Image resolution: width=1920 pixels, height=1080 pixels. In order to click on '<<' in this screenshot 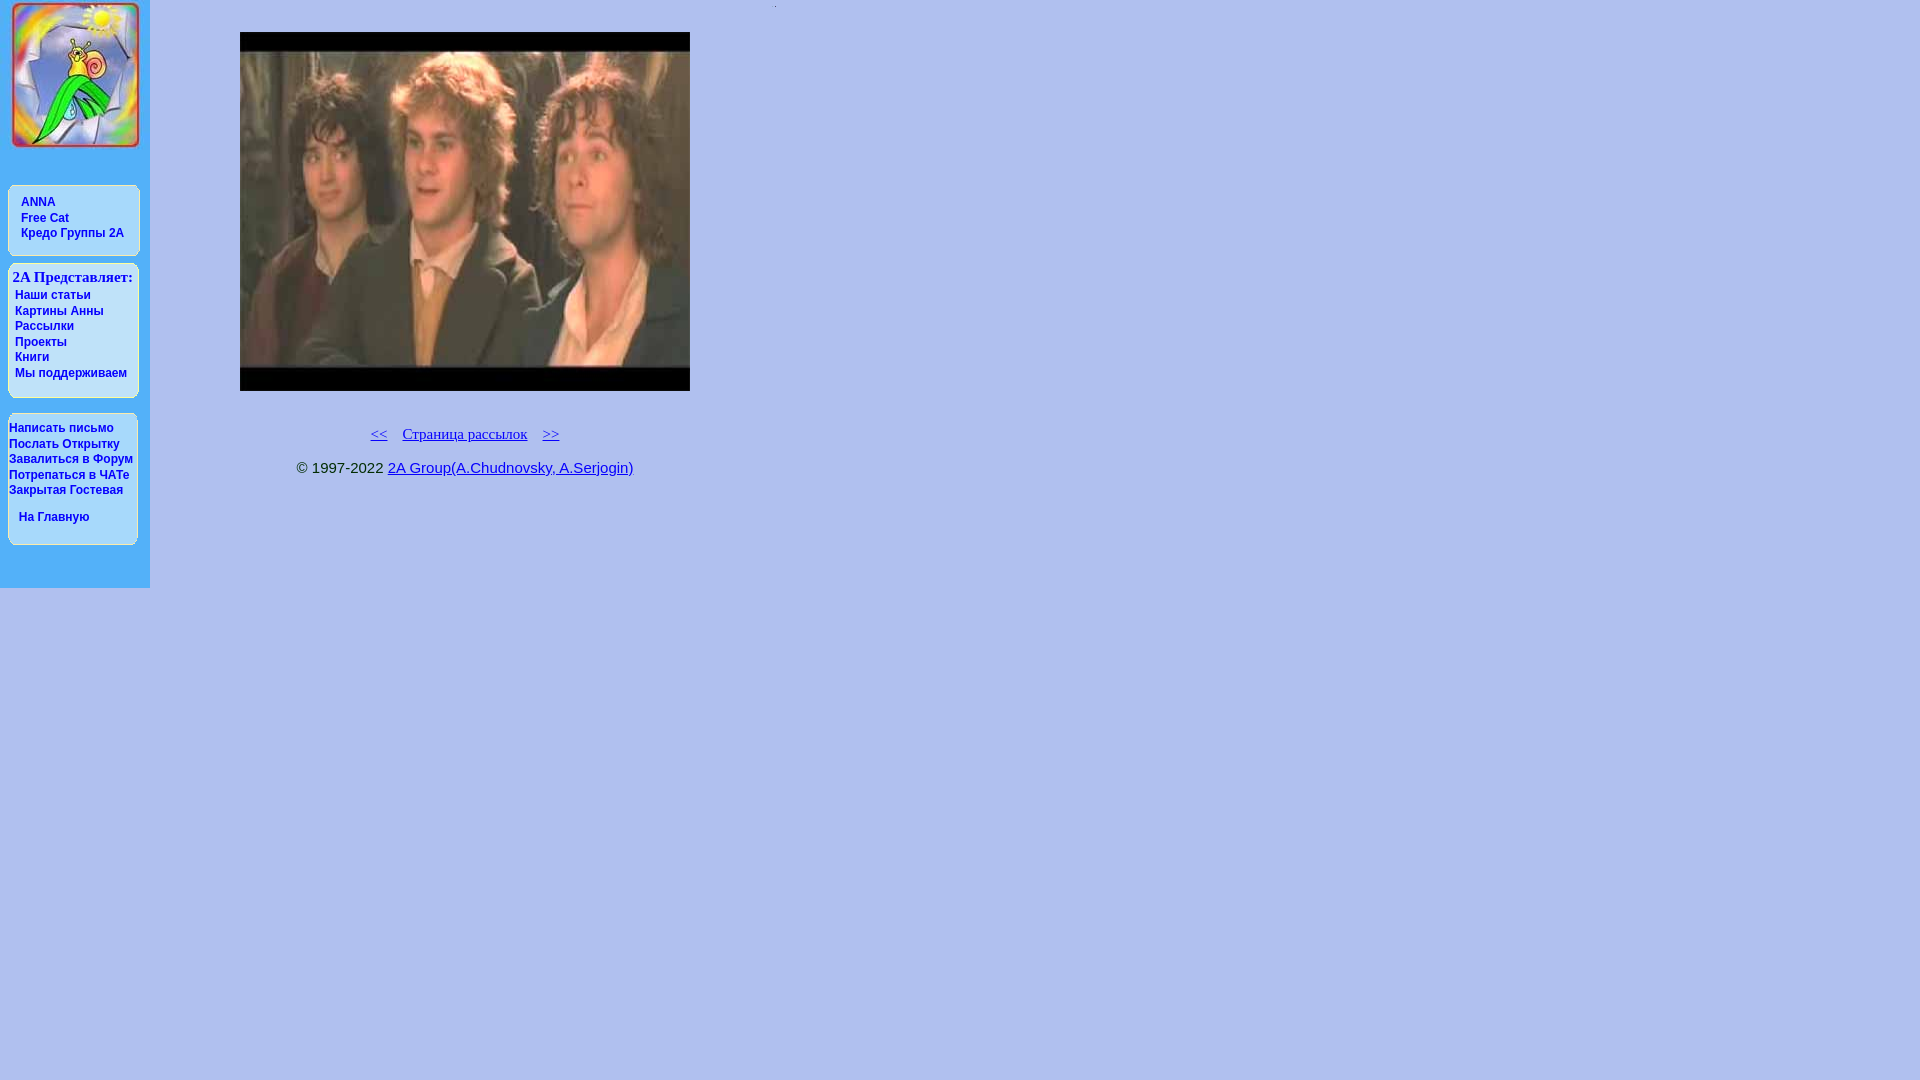, I will do `click(379, 433)`.